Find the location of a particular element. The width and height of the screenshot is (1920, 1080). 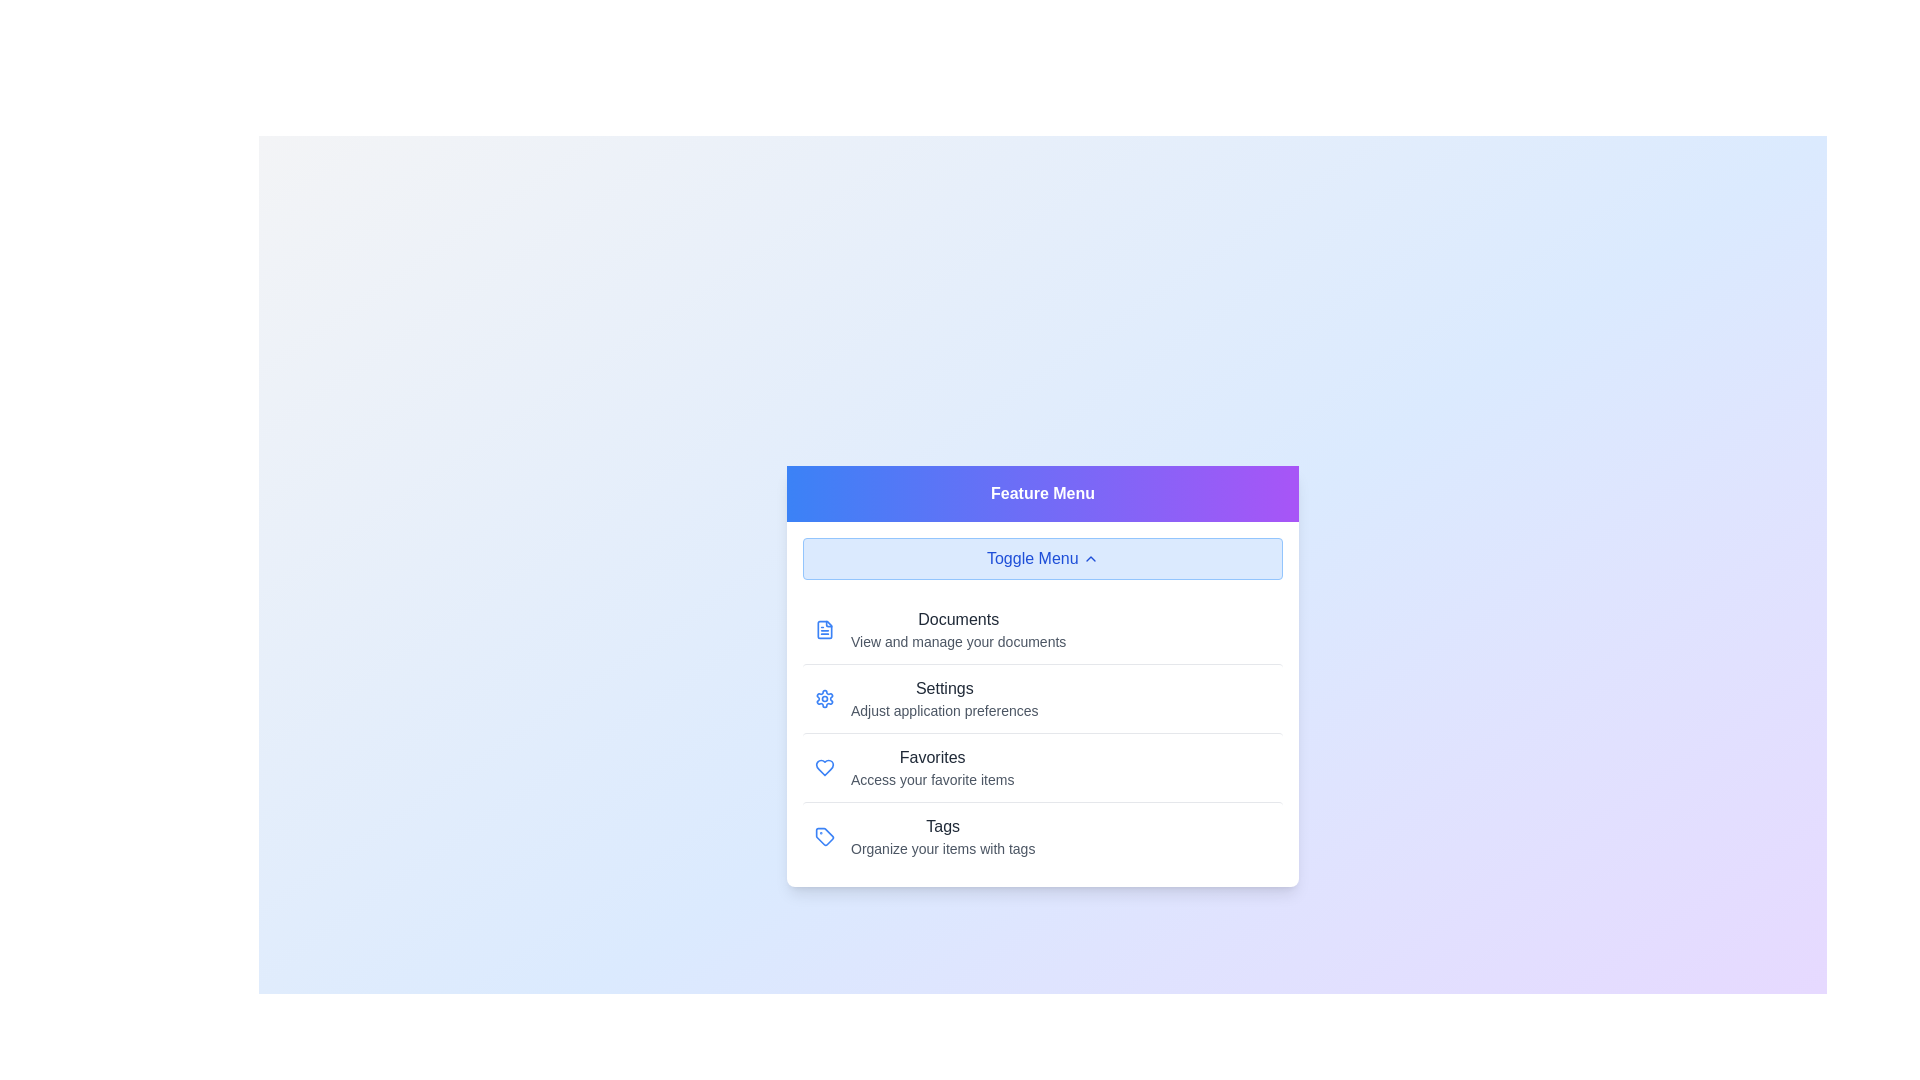

the menu option Tags by clicking on it is located at coordinates (1041, 836).